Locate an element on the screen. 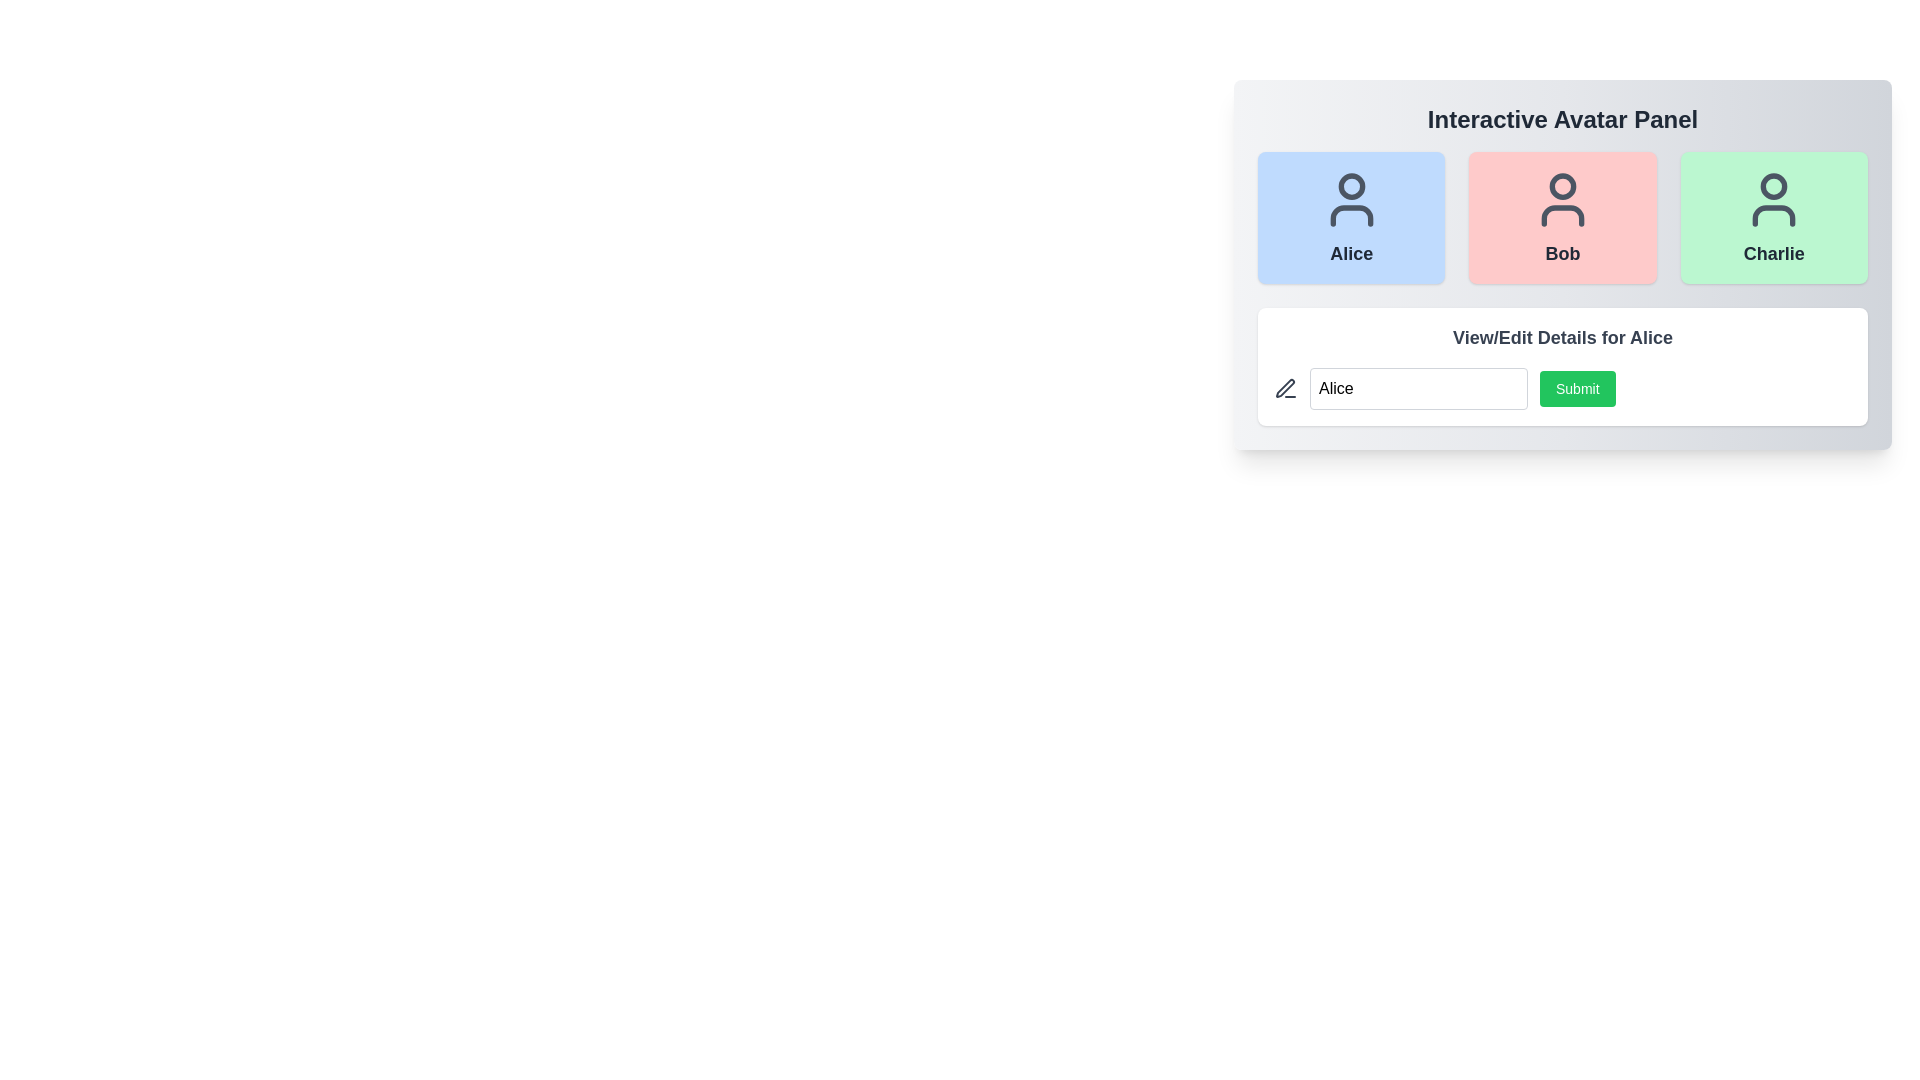 The width and height of the screenshot is (1920, 1080). the user profile card for 'Bob' within the grid layout of the 'Interactive Avatar Panel' is located at coordinates (1562, 218).